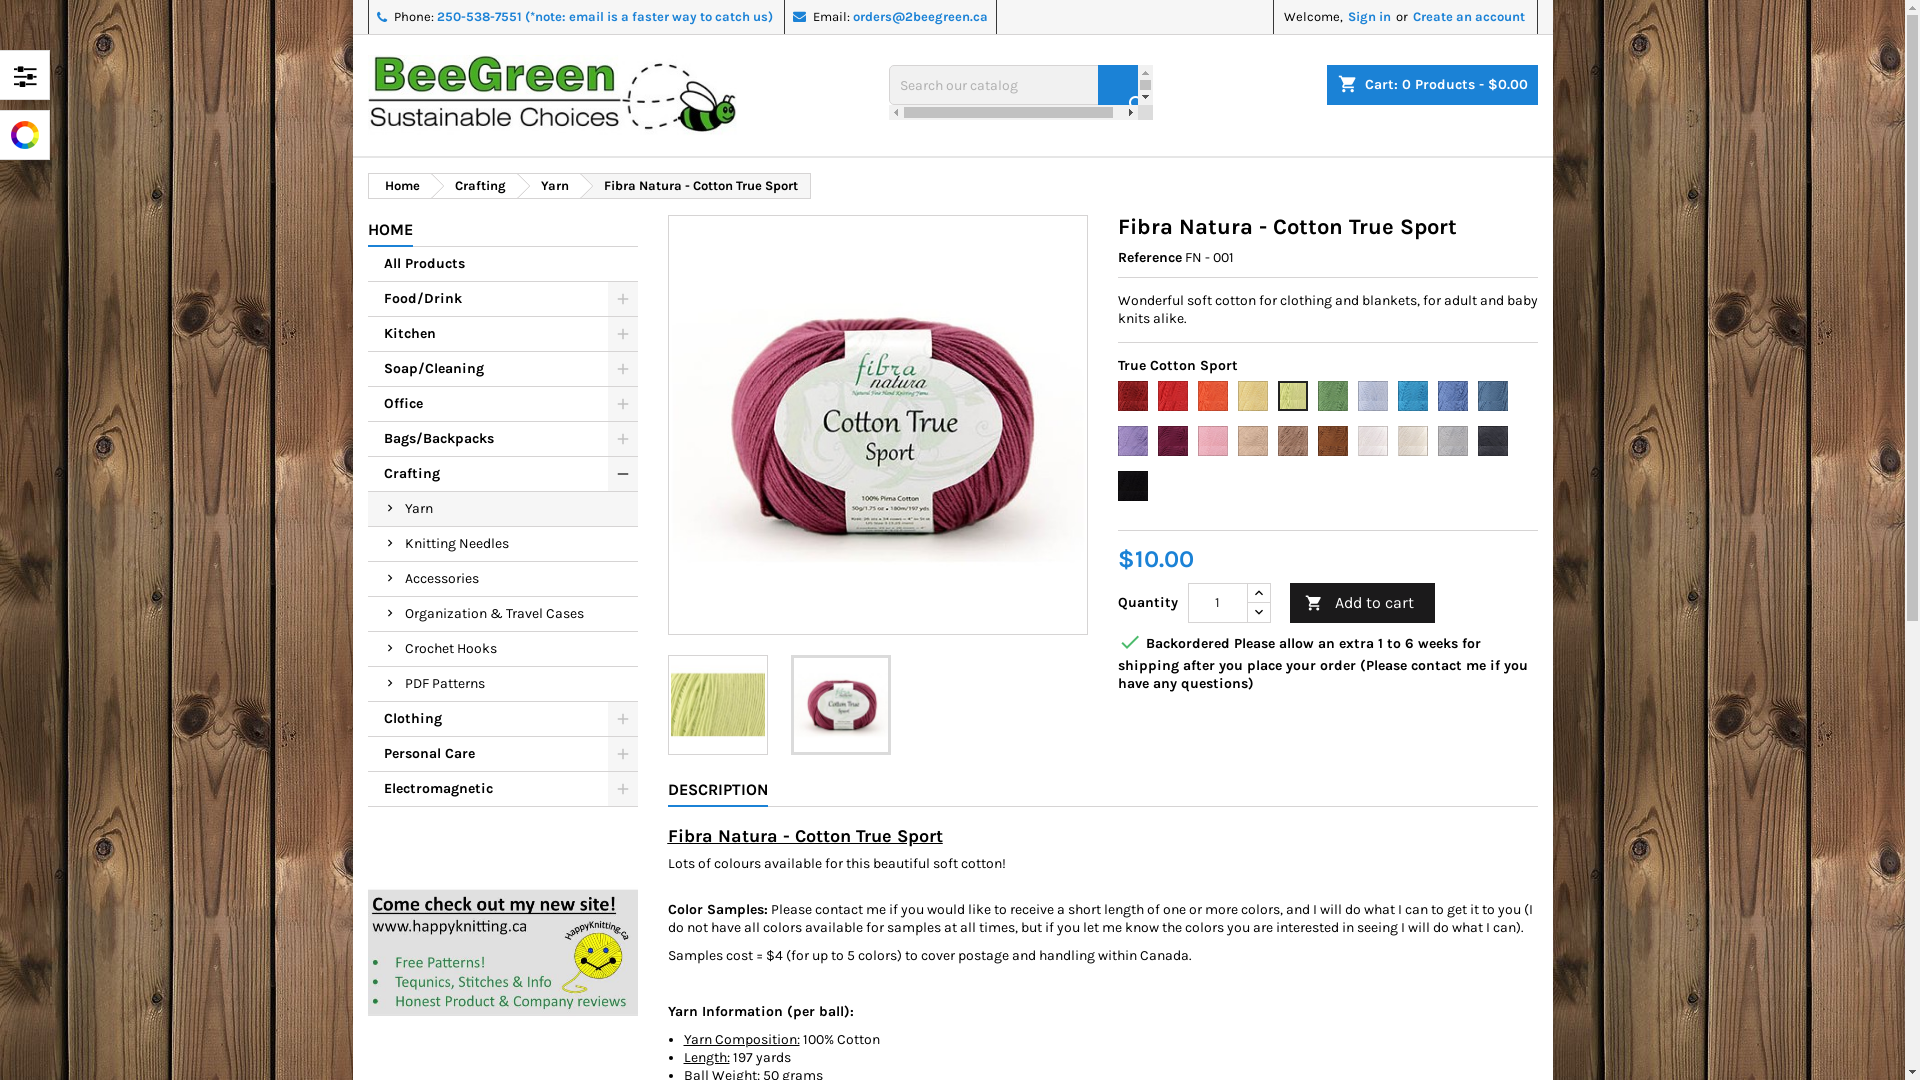 This screenshot has height=1080, width=1920. What do you see at coordinates (503, 579) in the screenshot?
I see `'Accessories'` at bounding box center [503, 579].